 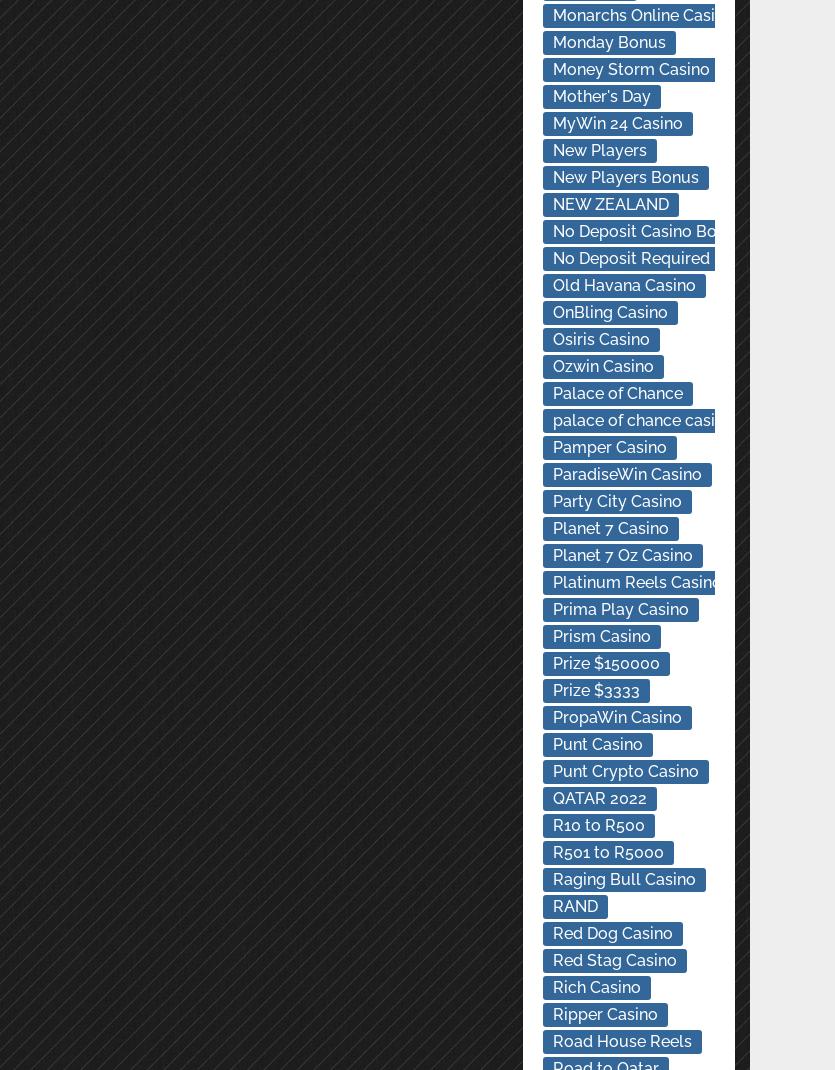 What do you see at coordinates (608, 312) in the screenshot?
I see `'OnBling Casino'` at bounding box center [608, 312].